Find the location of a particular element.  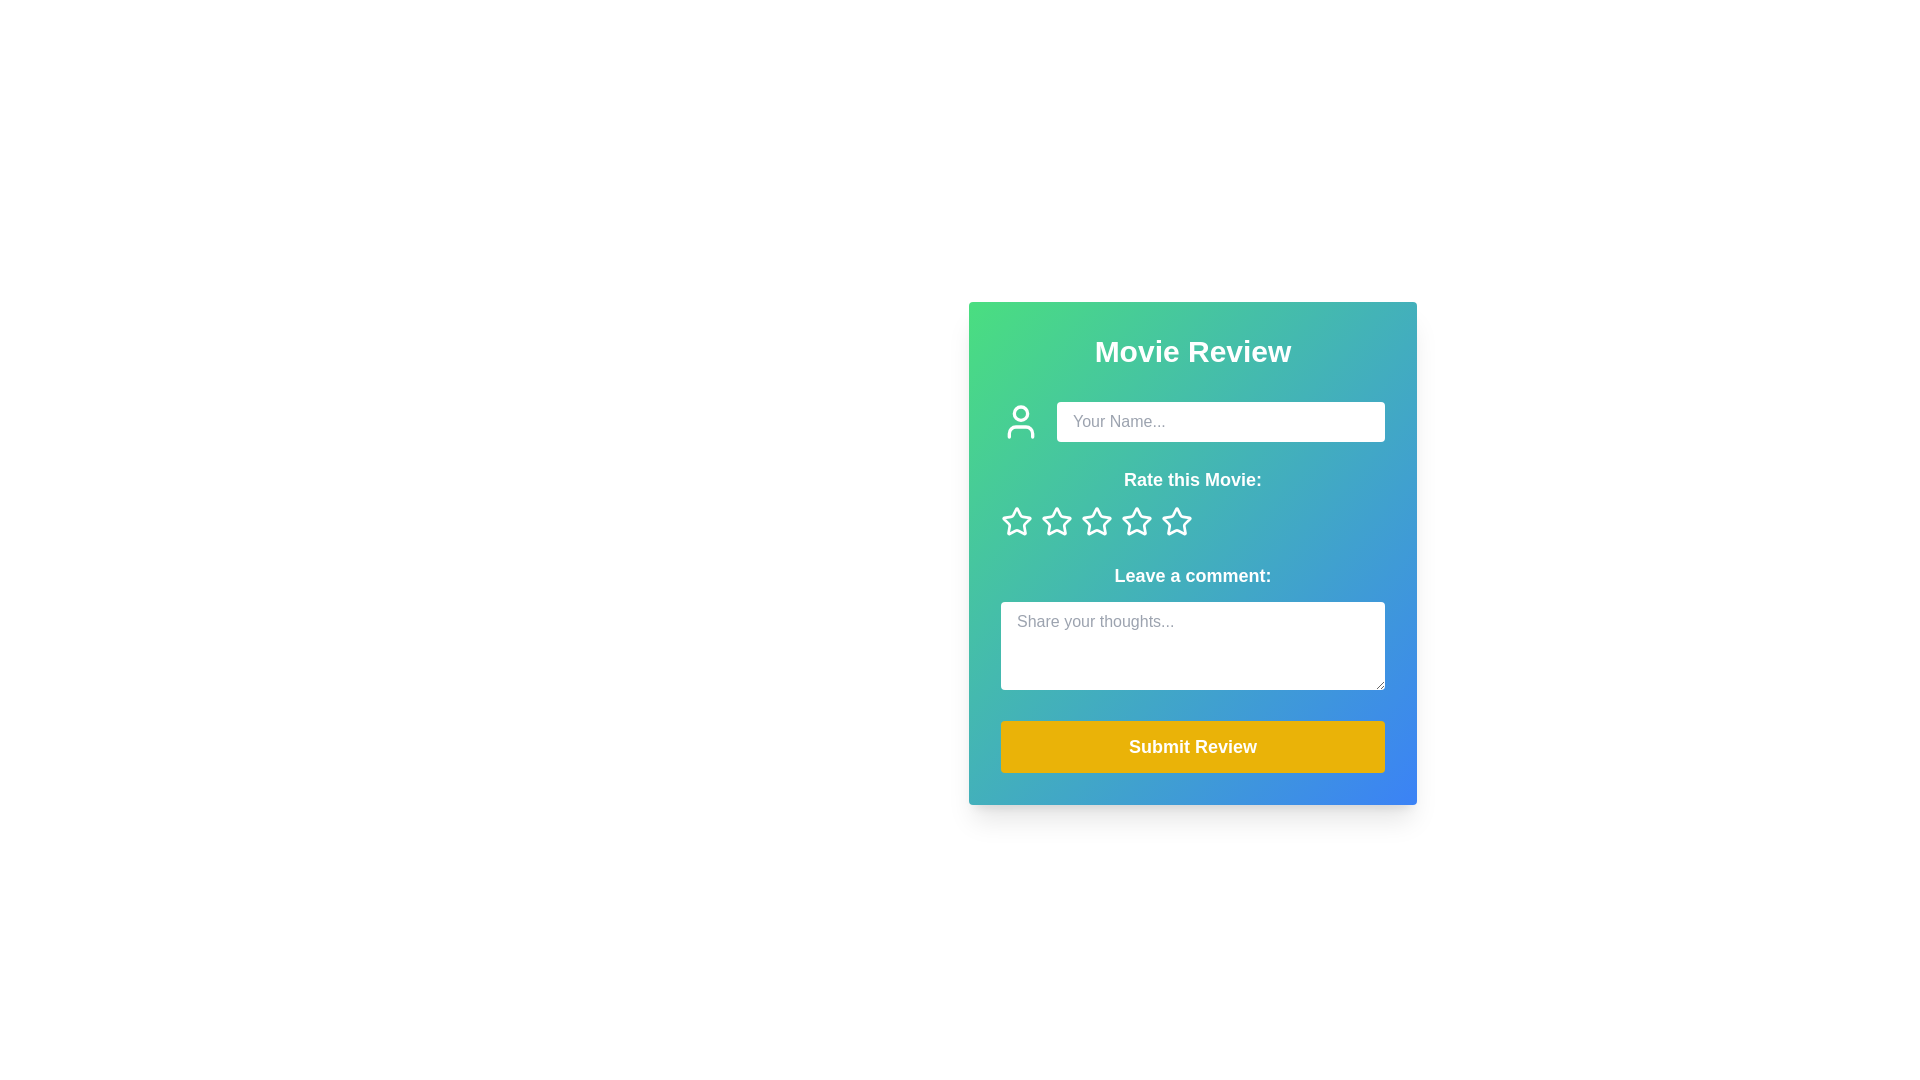

the third rating star from the left in the row of five stars is located at coordinates (1096, 520).